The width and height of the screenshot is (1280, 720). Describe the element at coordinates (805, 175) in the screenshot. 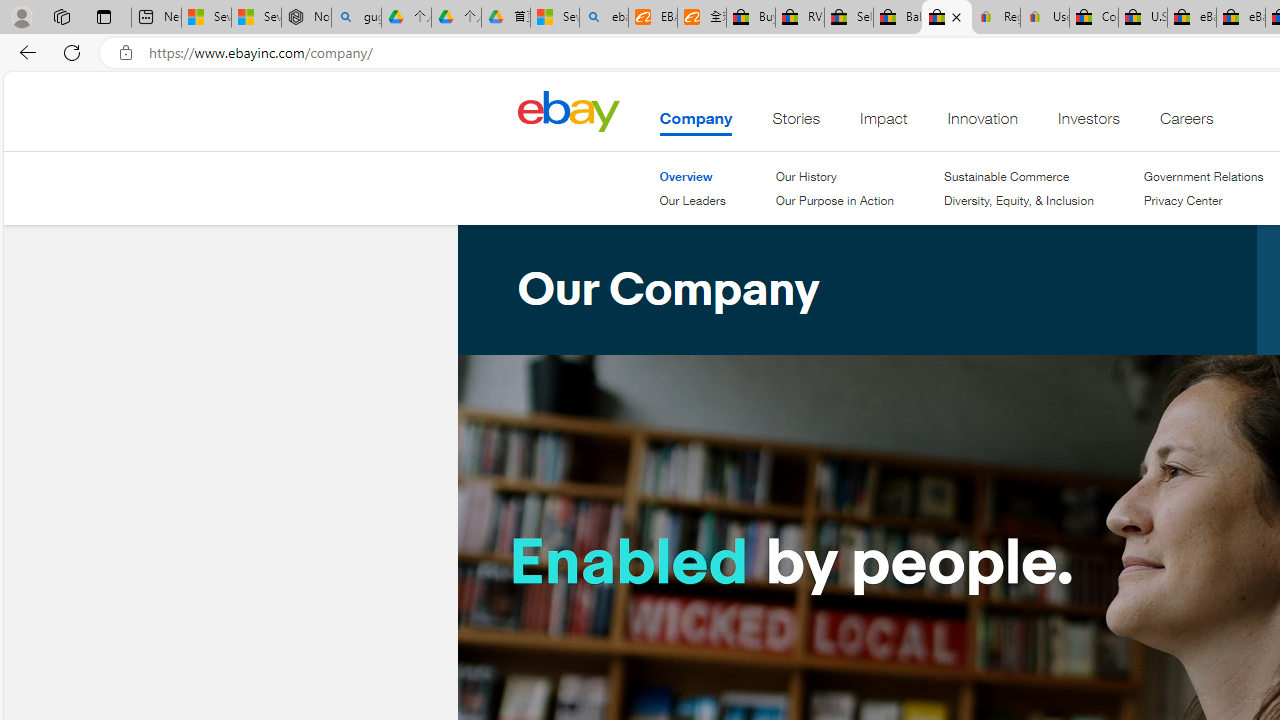

I see `'Our History'` at that location.